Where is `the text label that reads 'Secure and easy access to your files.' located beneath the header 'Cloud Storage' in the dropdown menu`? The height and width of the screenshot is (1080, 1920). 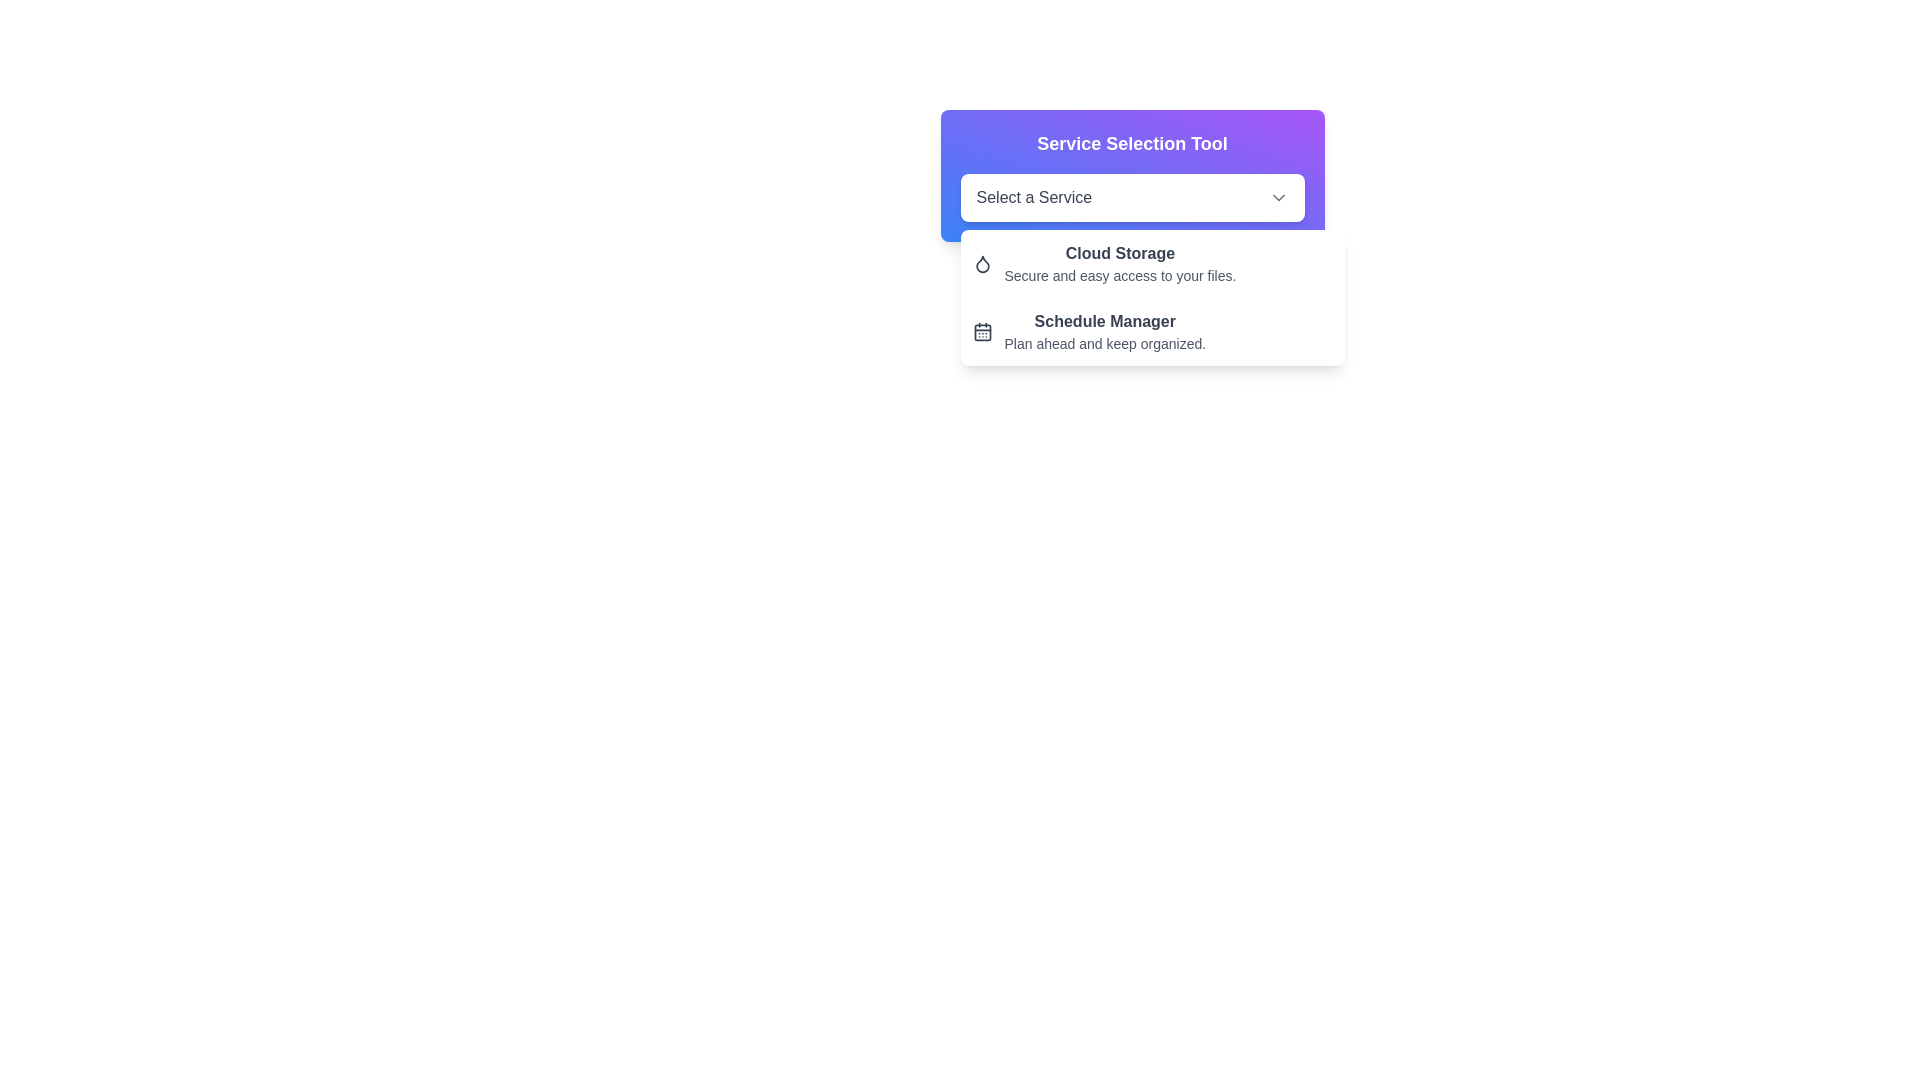 the text label that reads 'Secure and easy access to your files.' located beneath the header 'Cloud Storage' in the dropdown menu is located at coordinates (1120, 276).